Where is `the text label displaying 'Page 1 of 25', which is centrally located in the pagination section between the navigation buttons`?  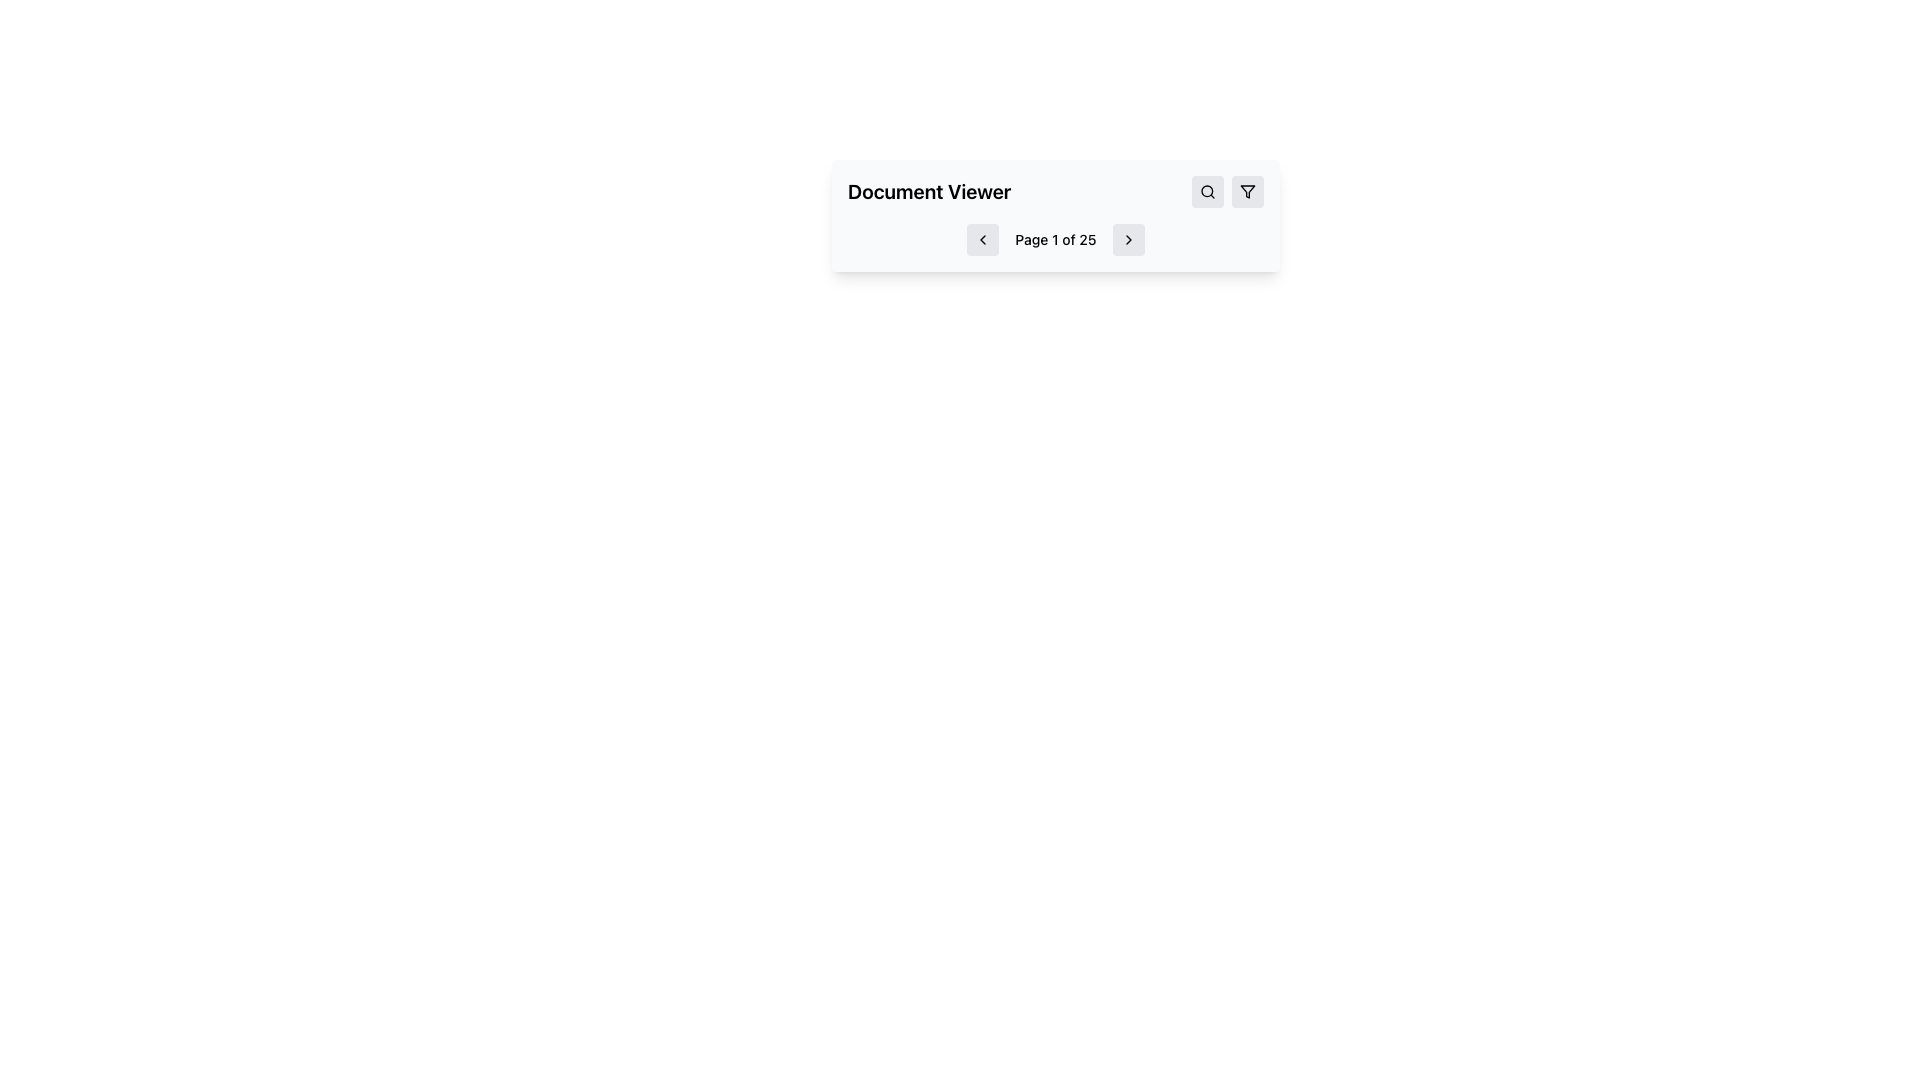
the text label displaying 'Page 1 of 25', which is centrally located in the pagination section between the navigation buttons is located at coordinates (1055, 238).